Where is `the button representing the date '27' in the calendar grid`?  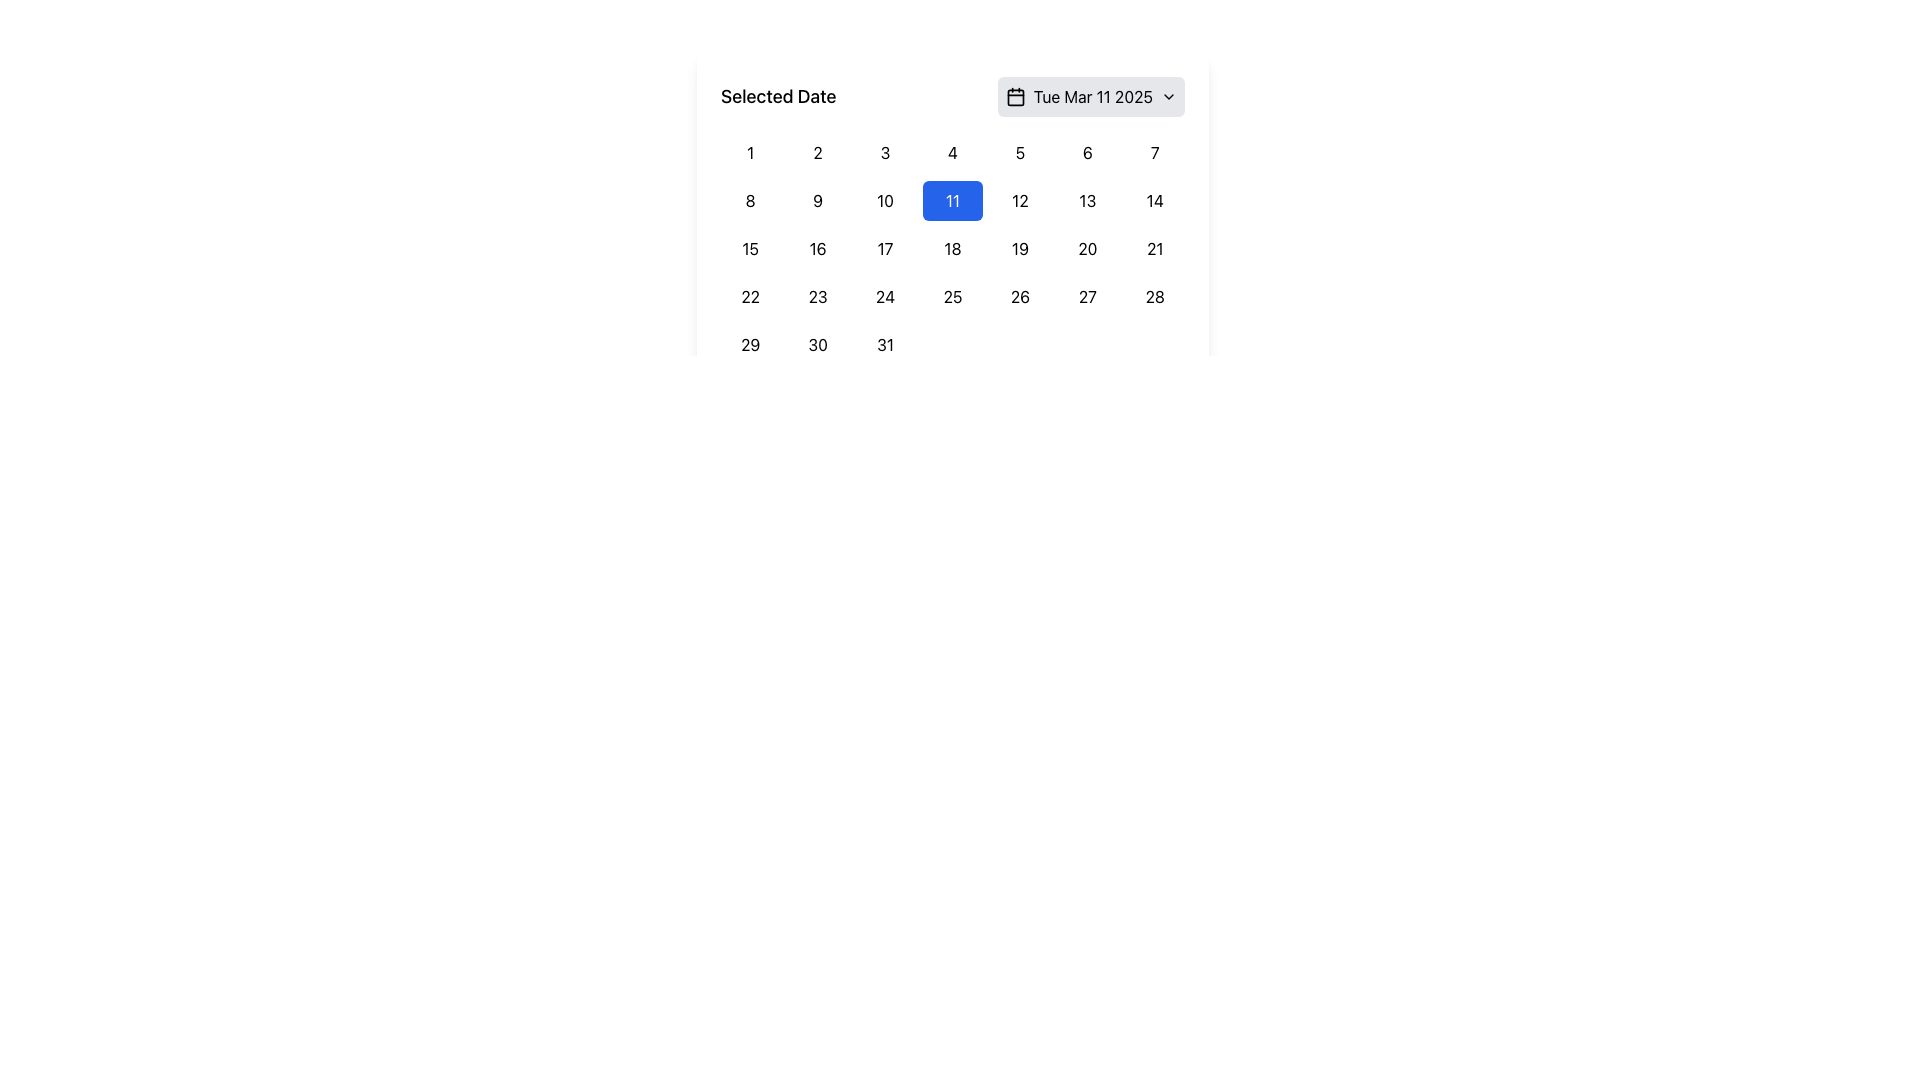 the button representing the date '27' in the calendar grid is located at coordinates (1086, 297).